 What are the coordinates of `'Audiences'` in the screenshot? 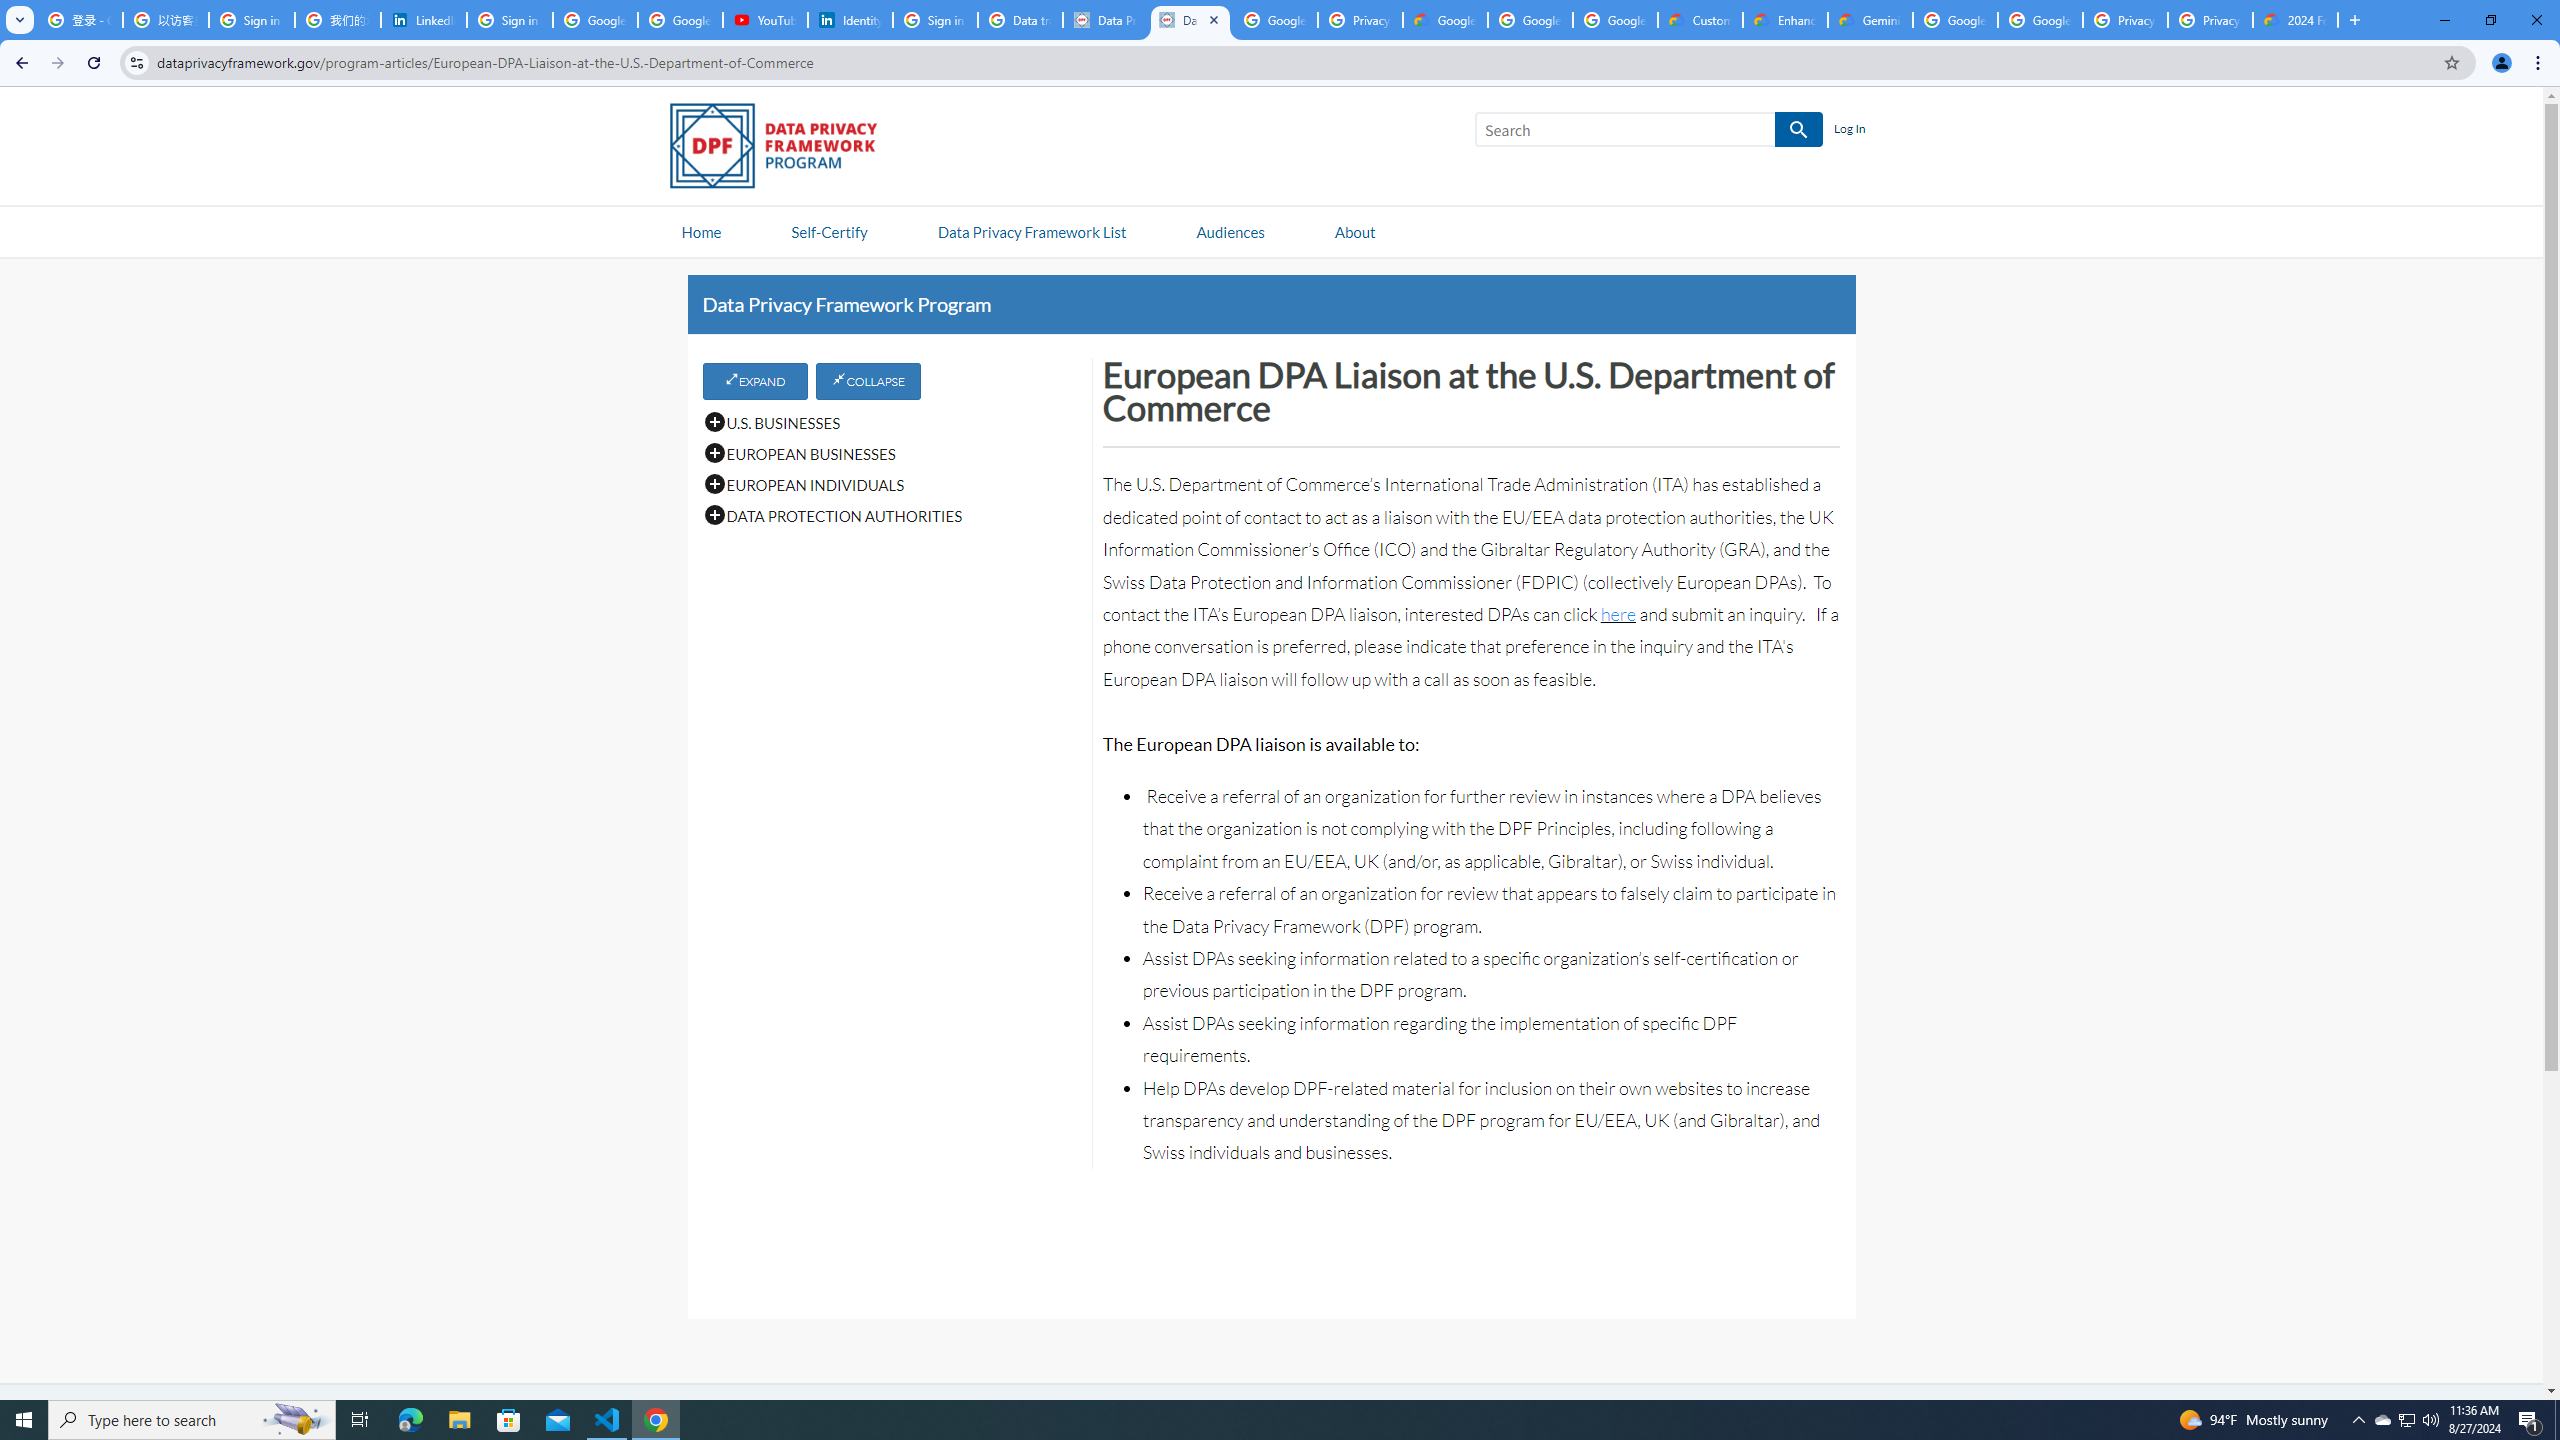 It's located at (1230, 230).